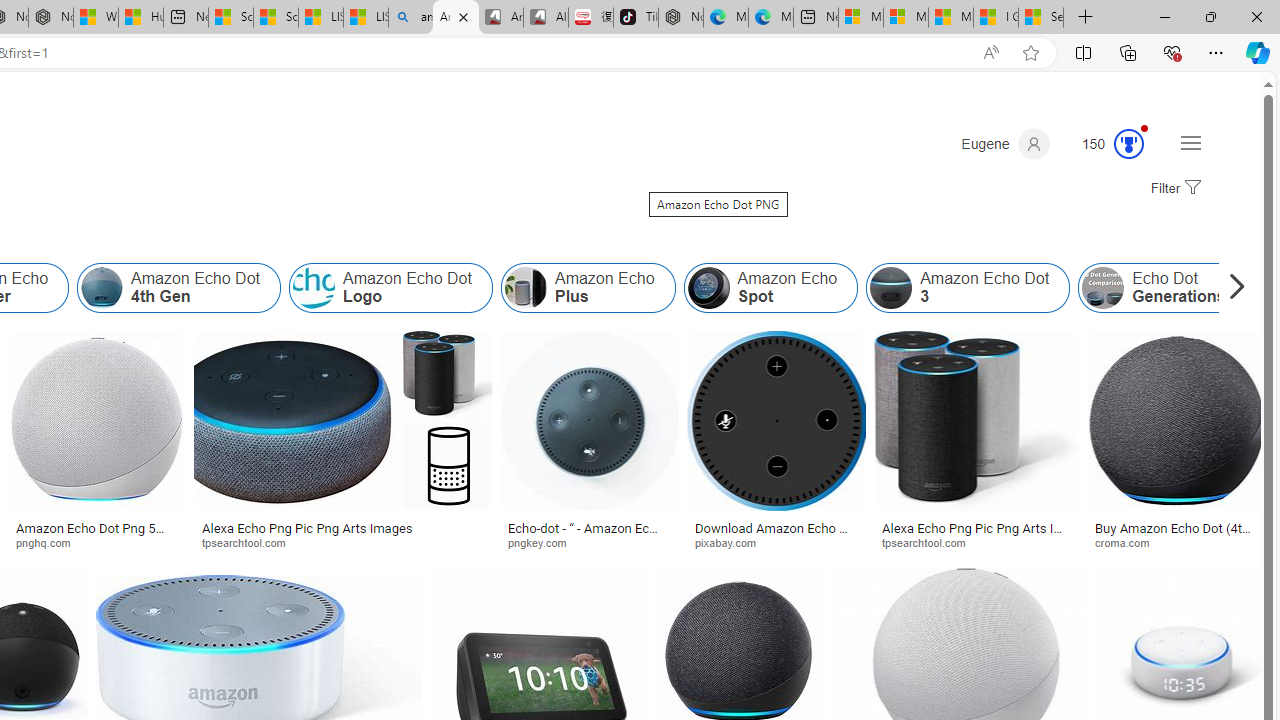 The image size is (1280, 720). Describe the element at coordinates (1176, 542) in the screenshot. I see `'croma.com'` at that location.